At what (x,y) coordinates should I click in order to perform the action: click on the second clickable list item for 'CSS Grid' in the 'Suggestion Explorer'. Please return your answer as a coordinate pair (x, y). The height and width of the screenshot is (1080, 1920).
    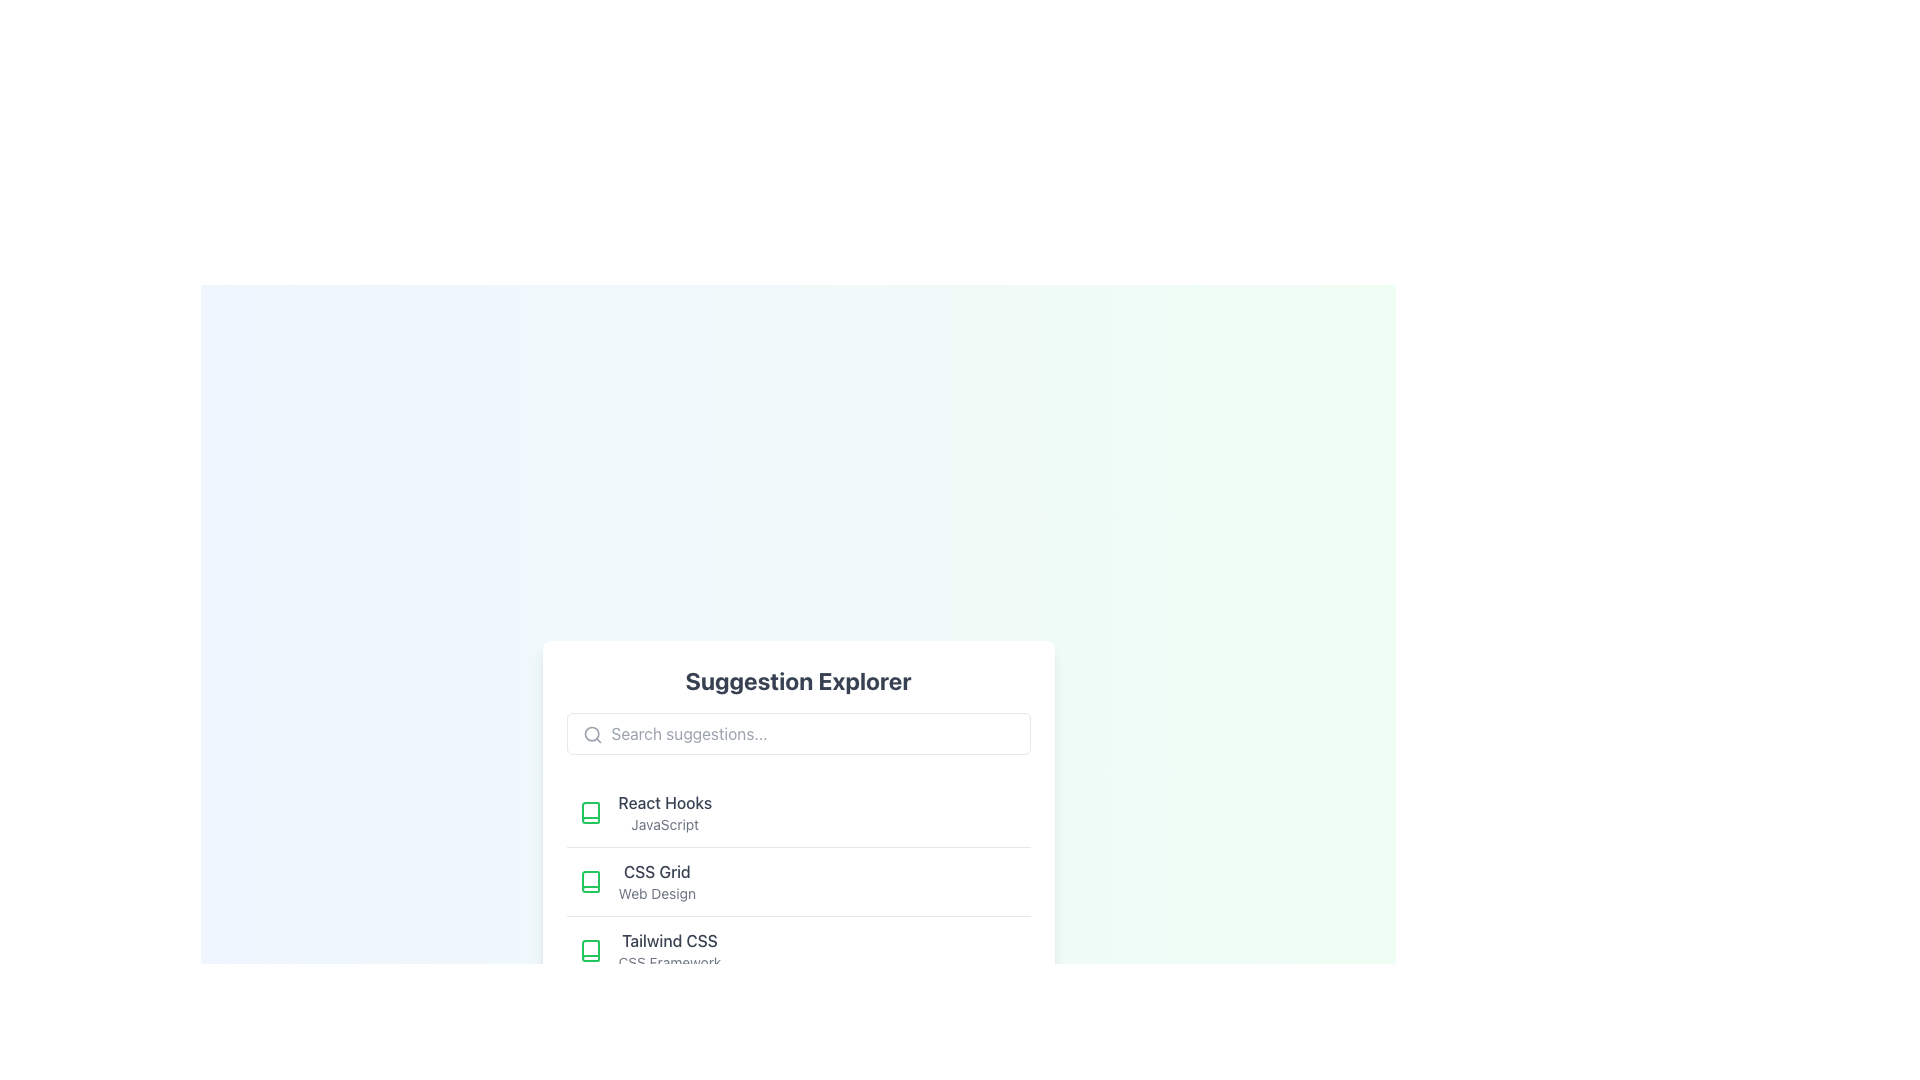
    Looking at the image, I should click on (797, 880).